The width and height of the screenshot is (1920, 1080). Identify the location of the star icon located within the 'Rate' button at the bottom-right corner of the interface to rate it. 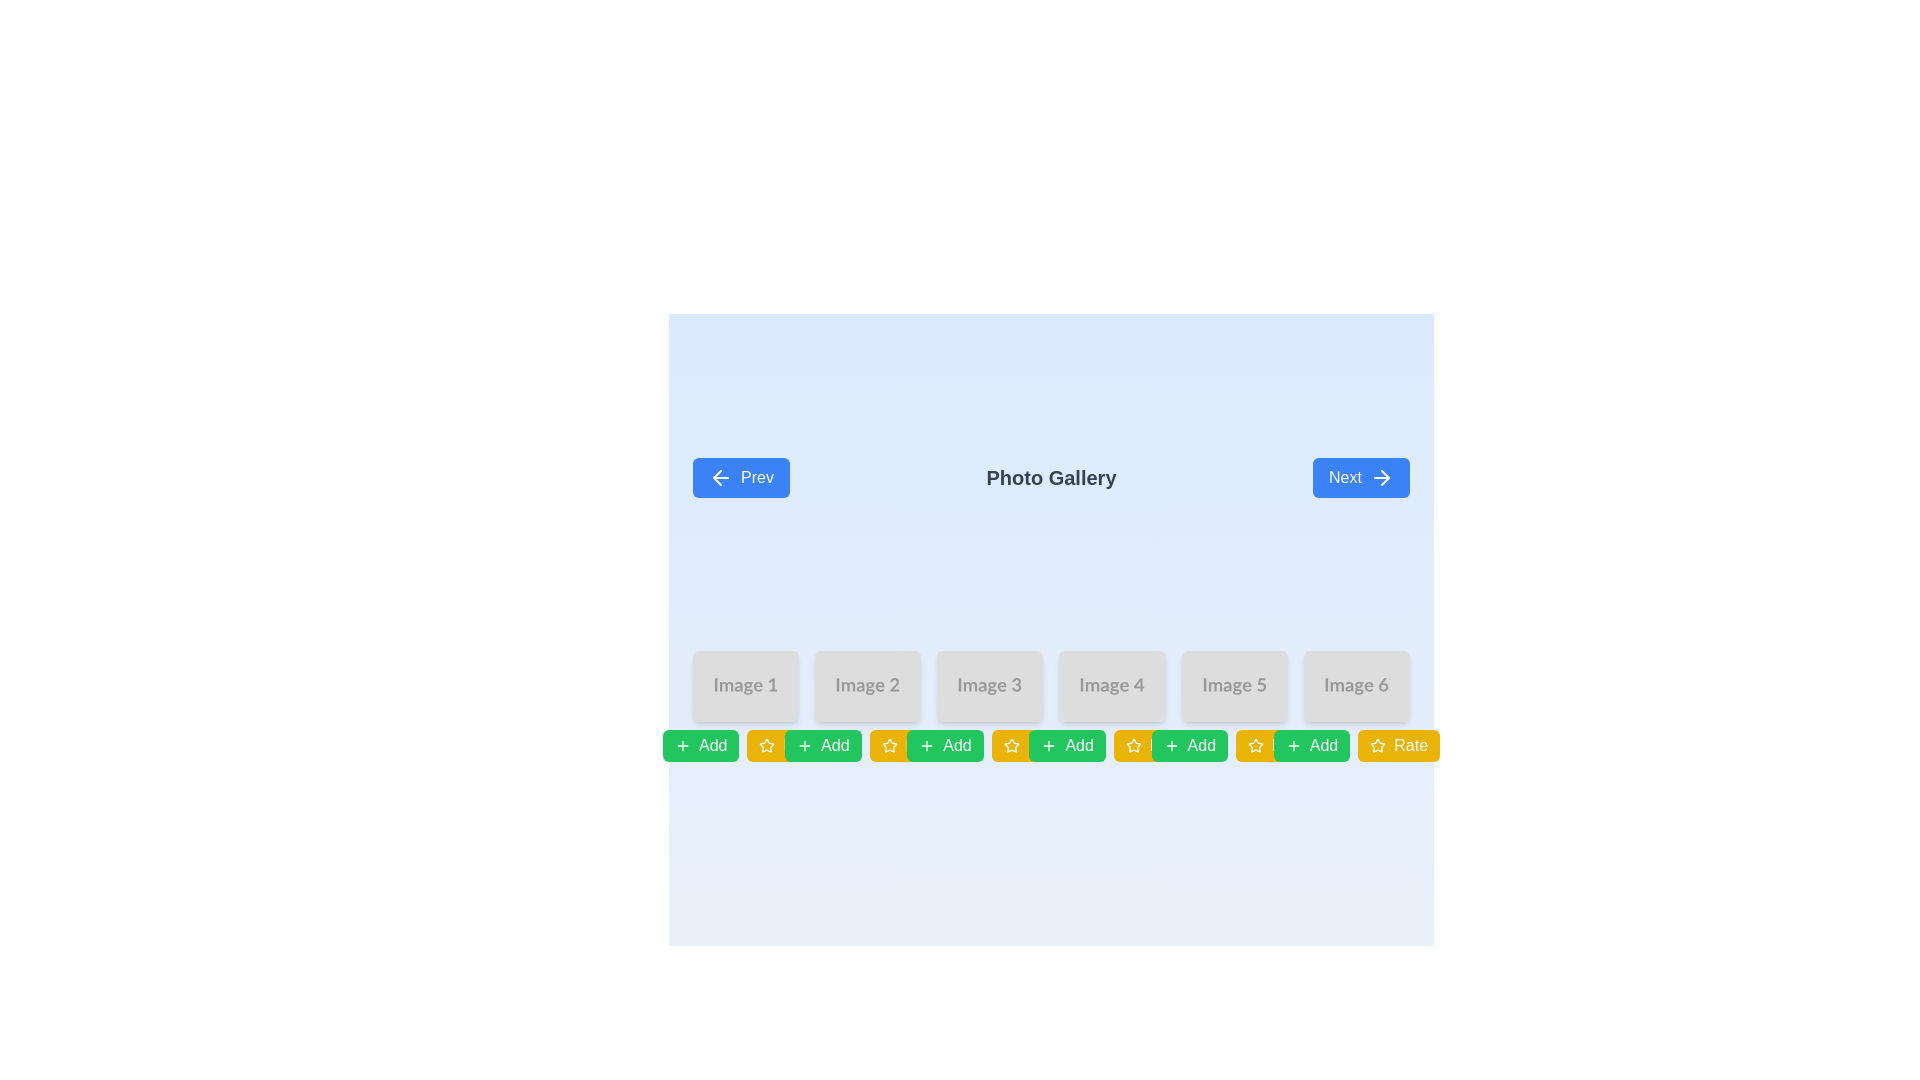
(1133, 745).